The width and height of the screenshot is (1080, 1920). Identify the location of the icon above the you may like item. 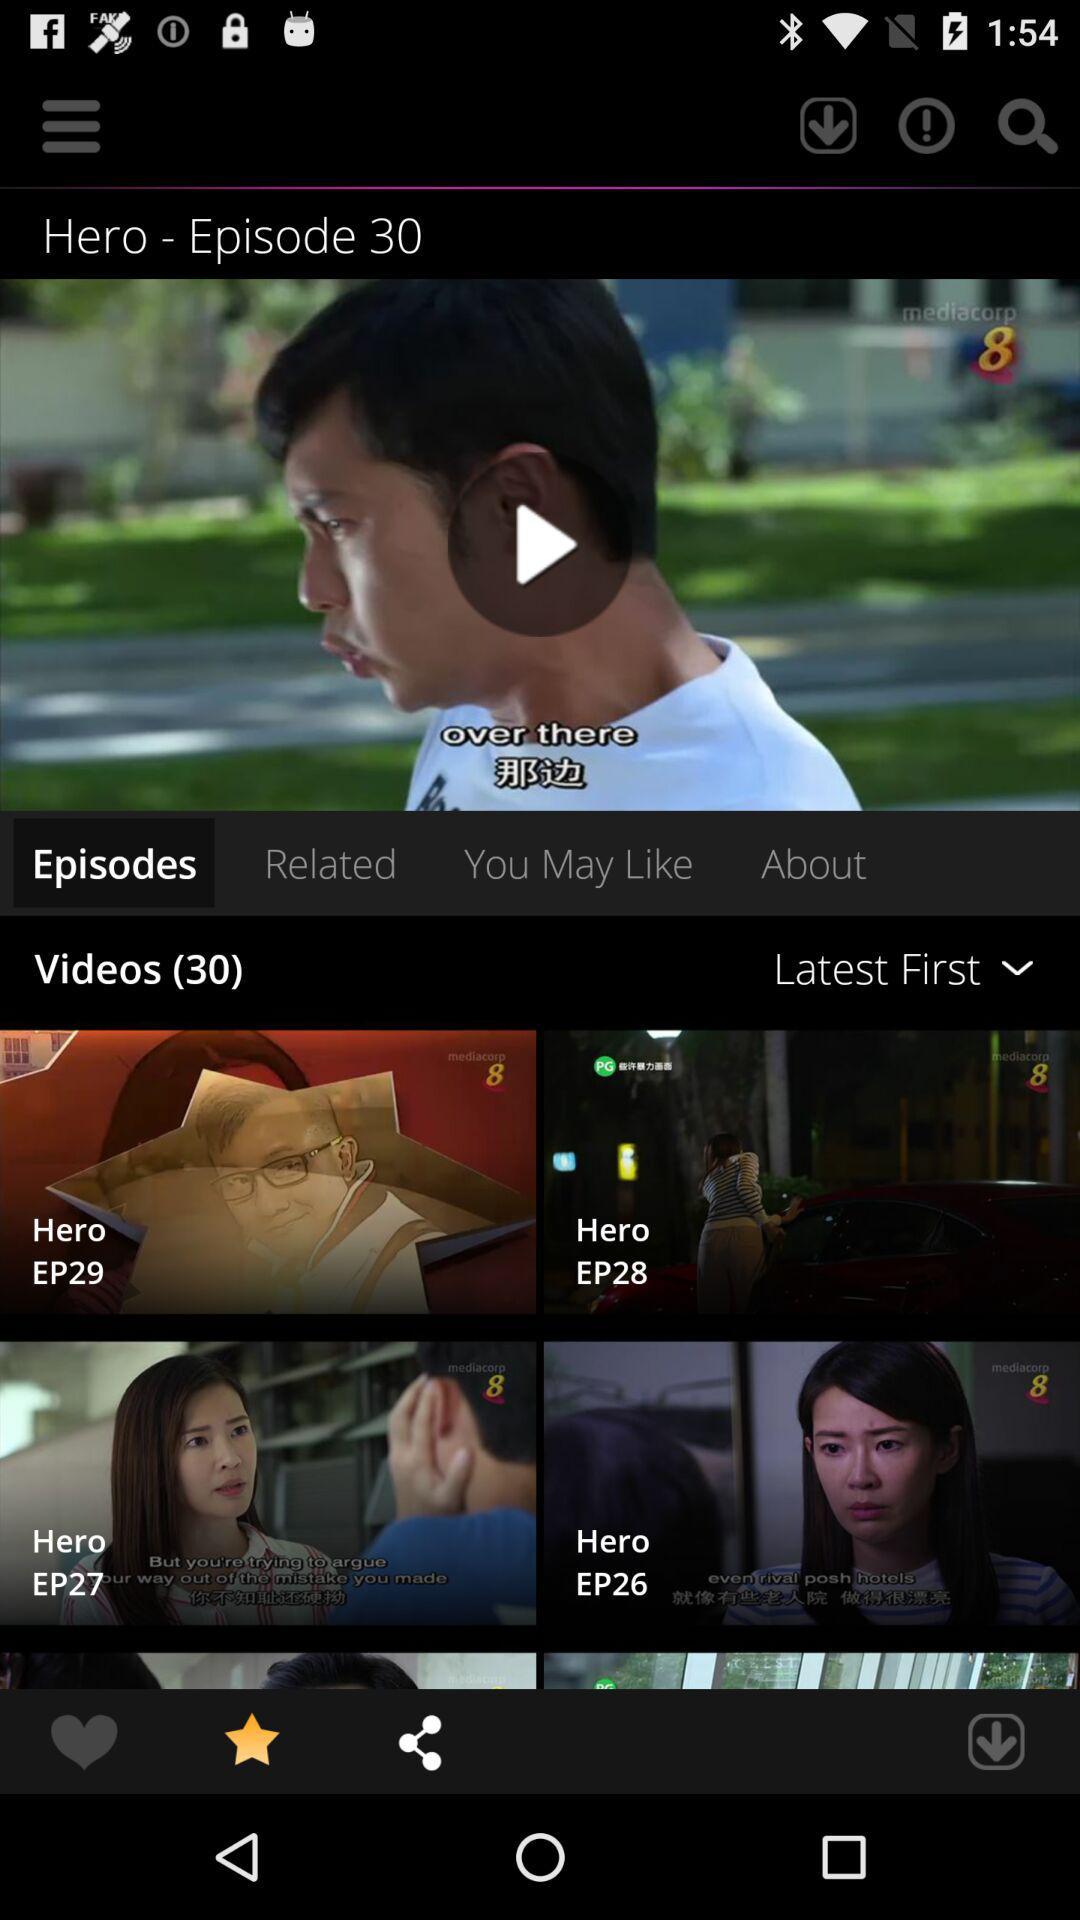
(540, 544).